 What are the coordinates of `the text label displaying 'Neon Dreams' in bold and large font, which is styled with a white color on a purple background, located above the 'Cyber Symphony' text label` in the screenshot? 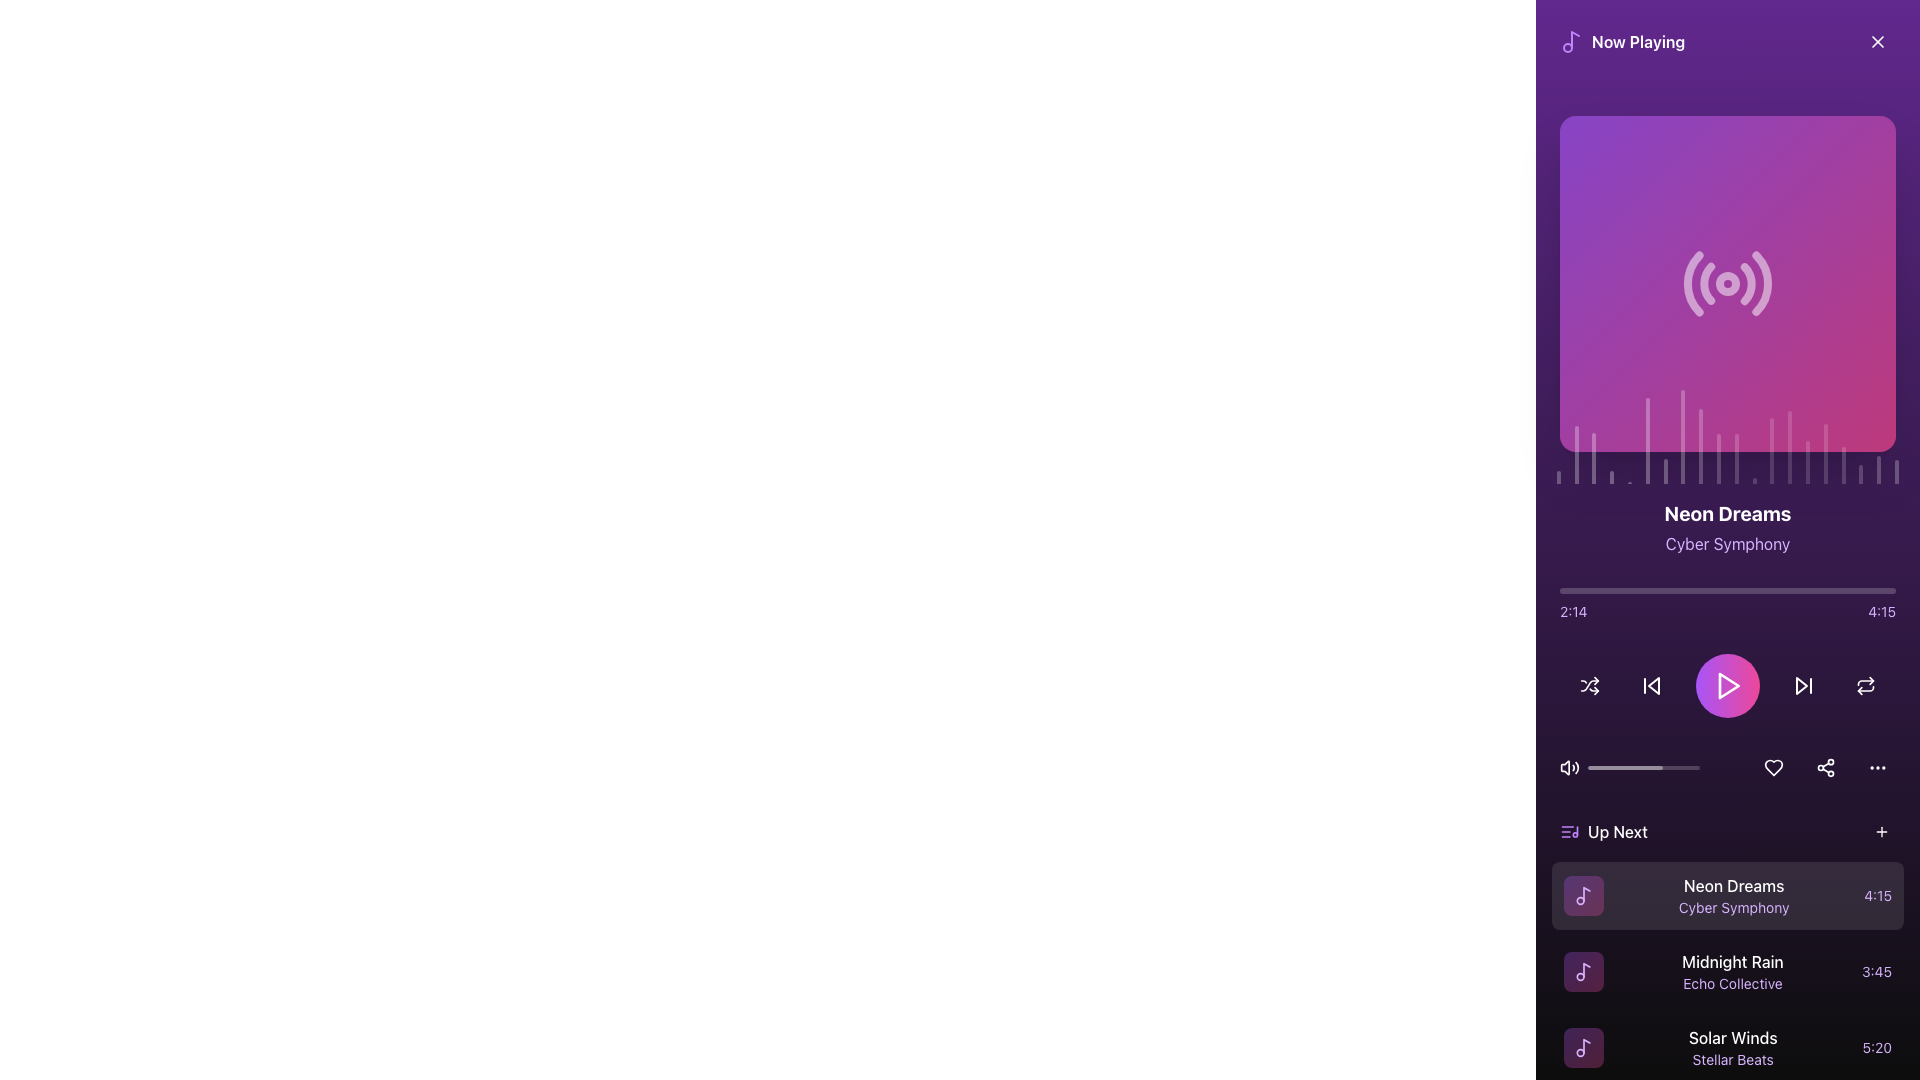 It's located at (1727, 512).